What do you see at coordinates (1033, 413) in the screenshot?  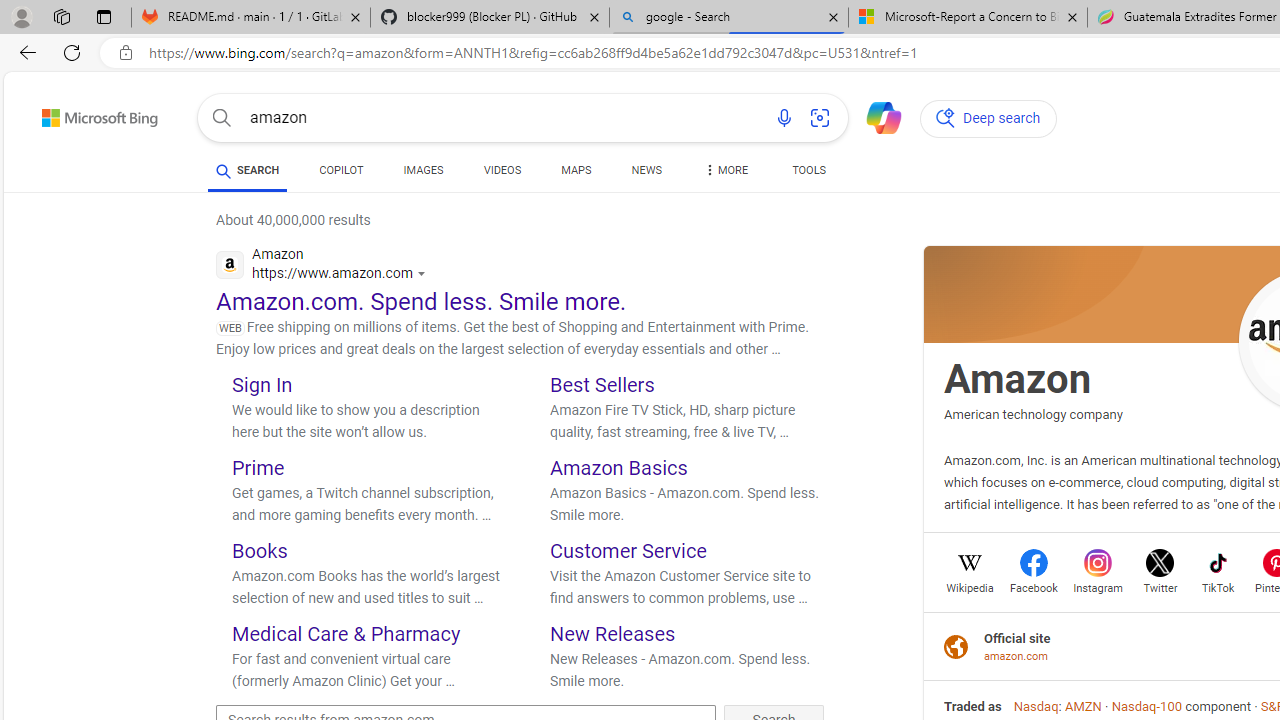 I see `'American technology company'` at bounding box center [1033, 413].